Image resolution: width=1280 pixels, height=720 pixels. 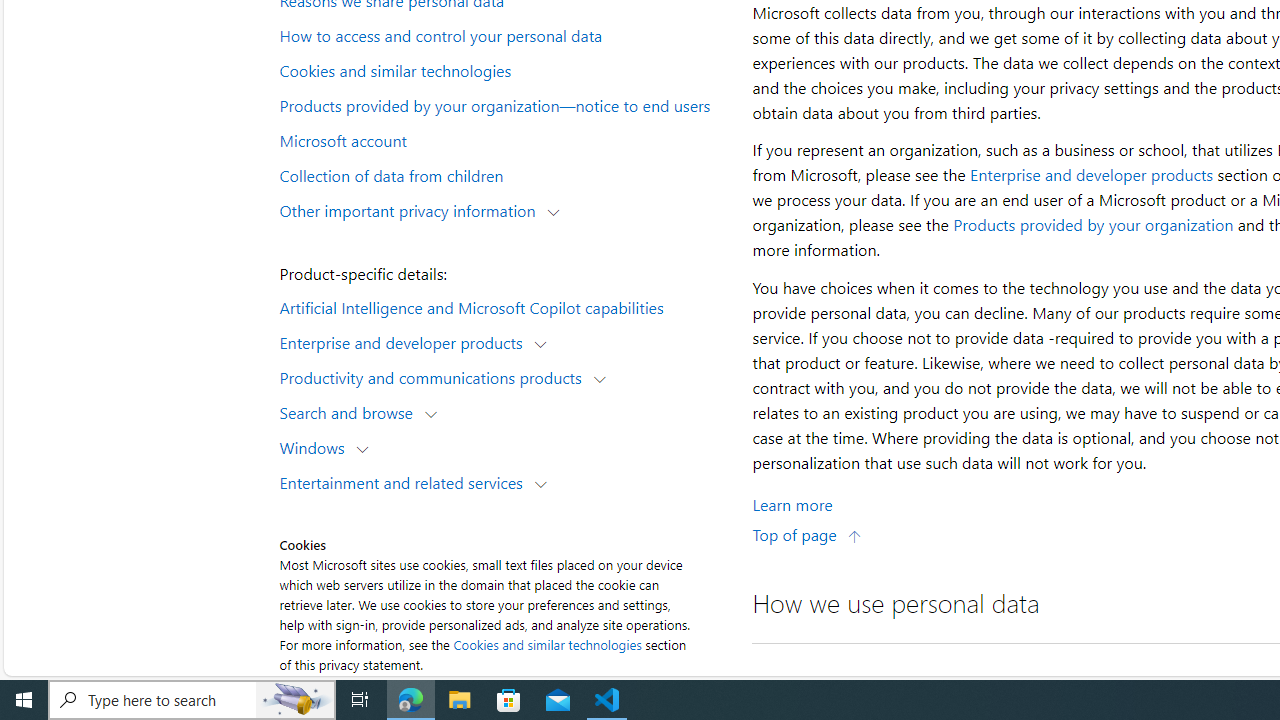 I want to click on 'Learn More about Personal data we collect', so click(x=791, y=503).